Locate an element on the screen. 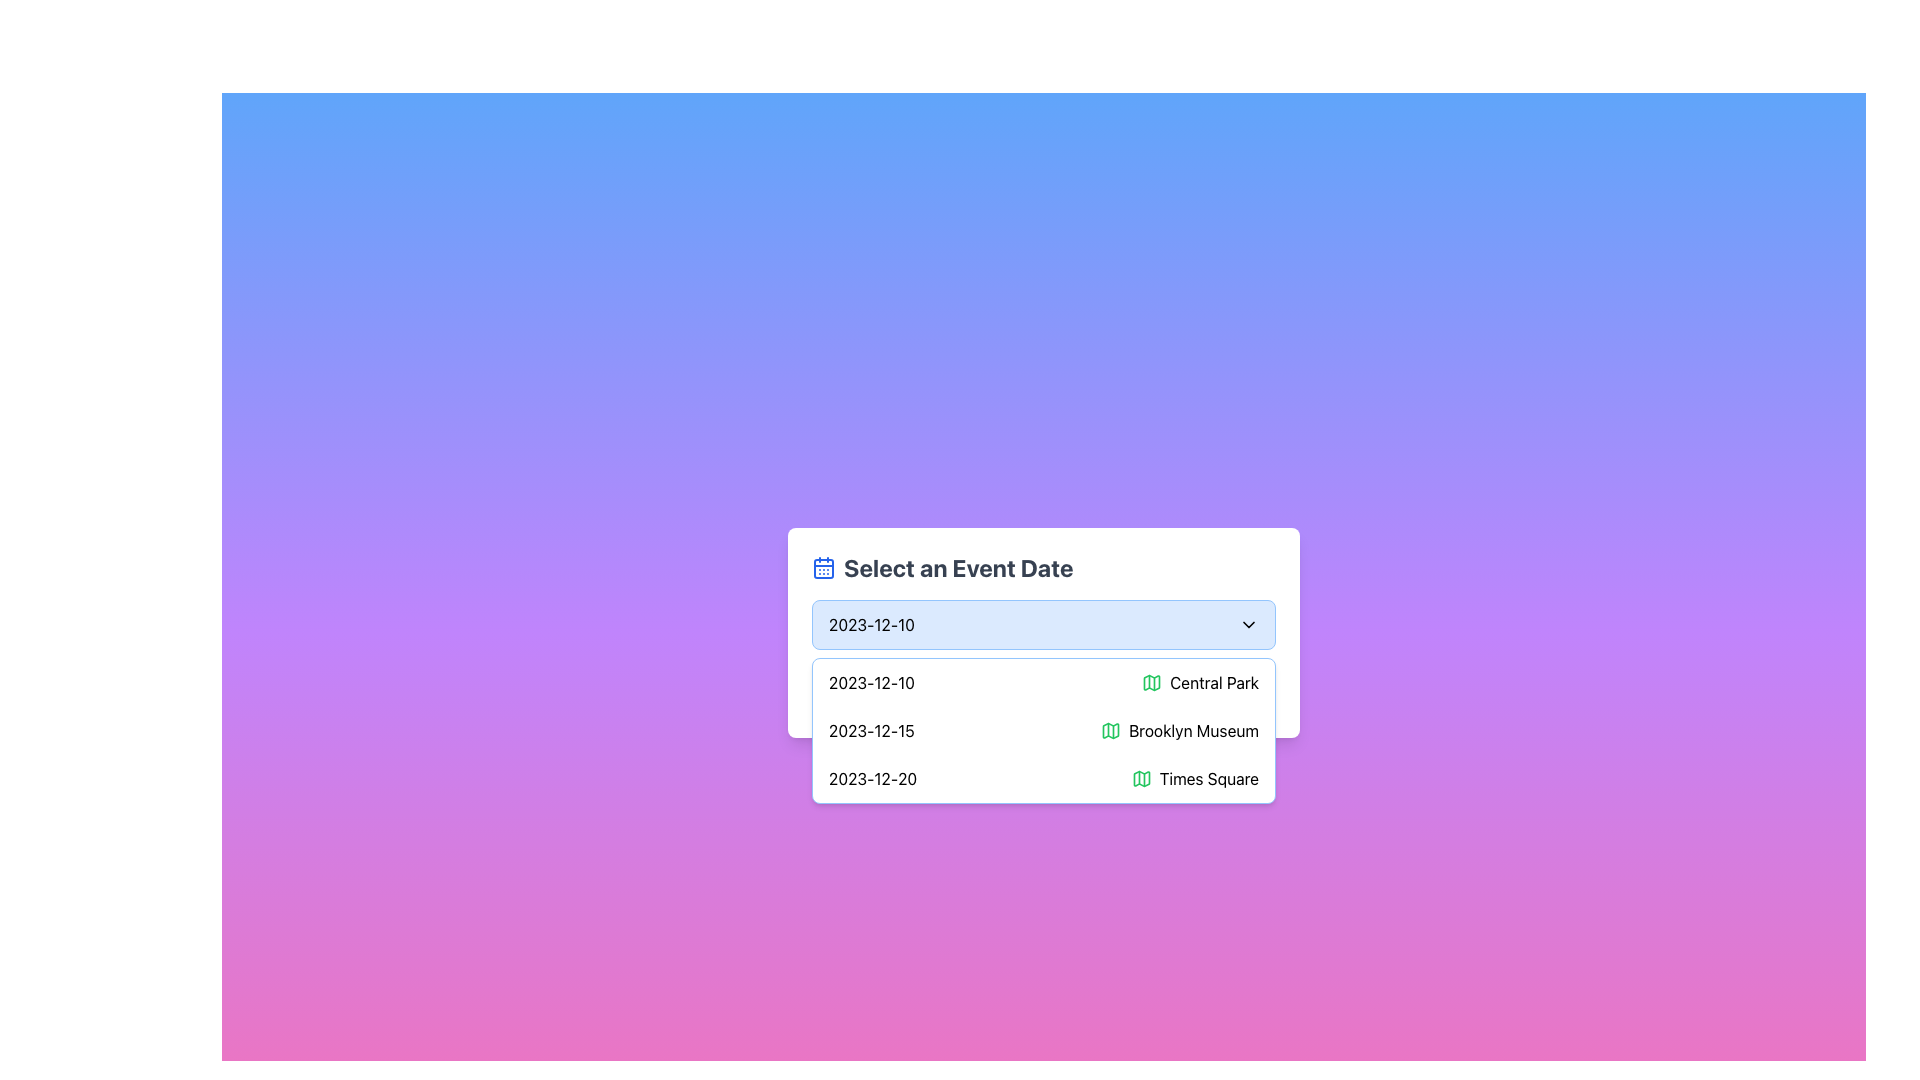 Image resolution: width=1920 pixels, height=1080 pixels. the first item in the dropdown menu for selecting the event scheduled on 2023-12-10 at Central Park is located at coordinates (1042, 681).